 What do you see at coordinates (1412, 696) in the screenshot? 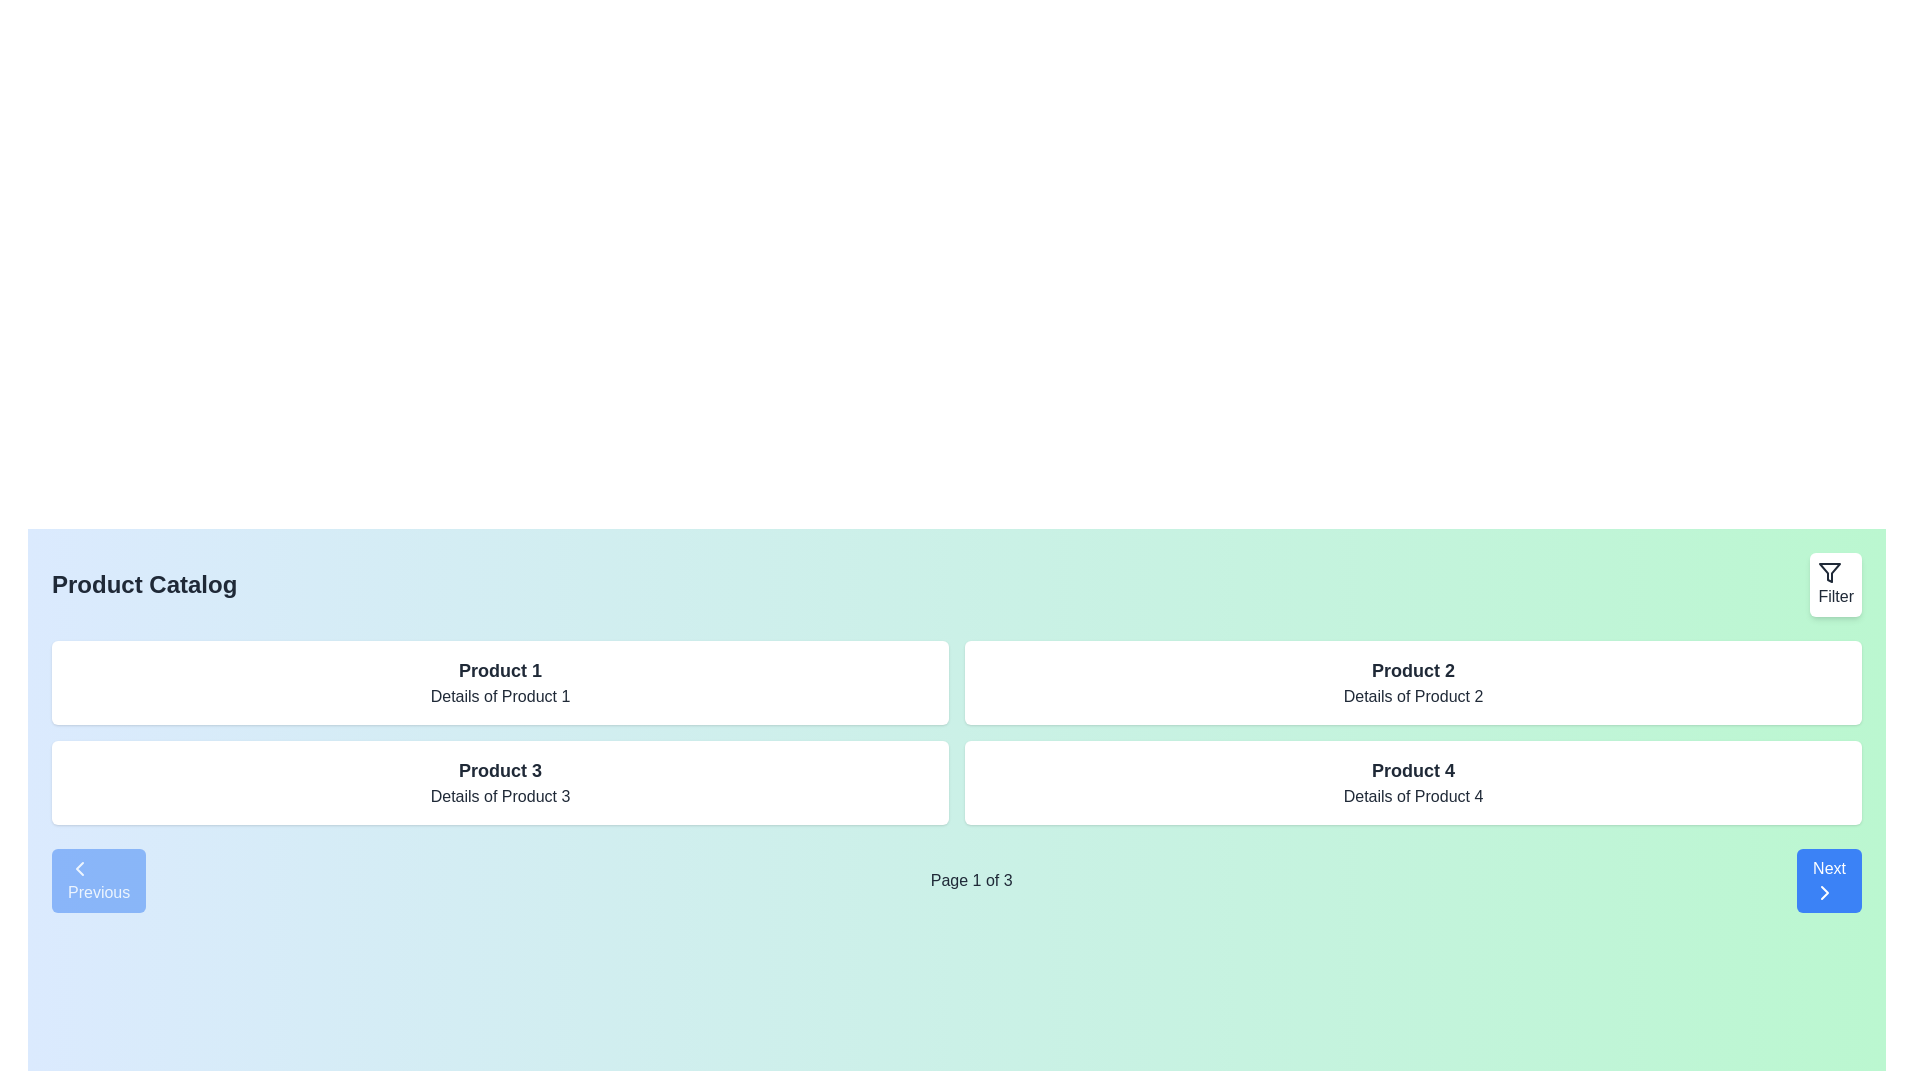
I see `additional descriptive text that elaborates on 'Product 2', positioned below the 'Product 2' title in the top-right corner of the product cards grid` at bounding box center [1412, 696].